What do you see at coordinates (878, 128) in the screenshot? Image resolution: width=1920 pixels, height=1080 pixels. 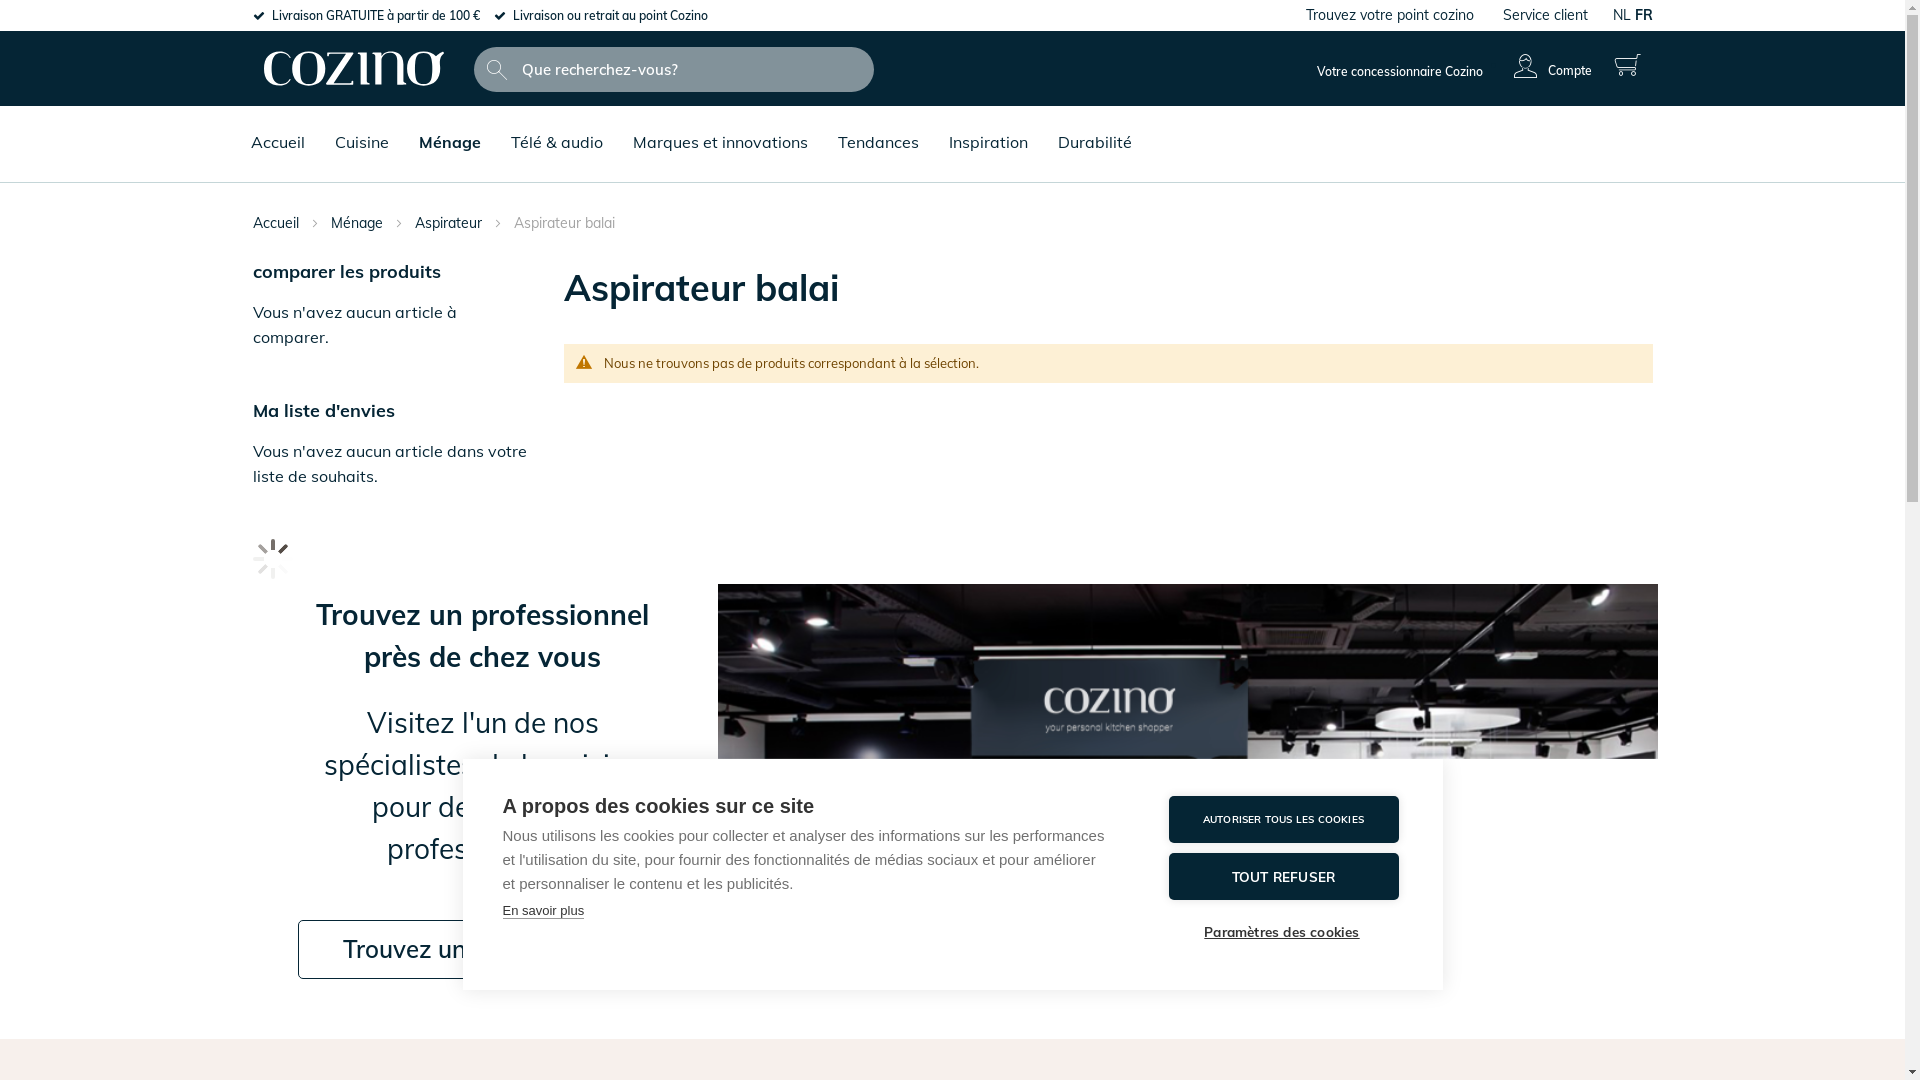 I see `'Tendances'` at bounding box center [878, 128].